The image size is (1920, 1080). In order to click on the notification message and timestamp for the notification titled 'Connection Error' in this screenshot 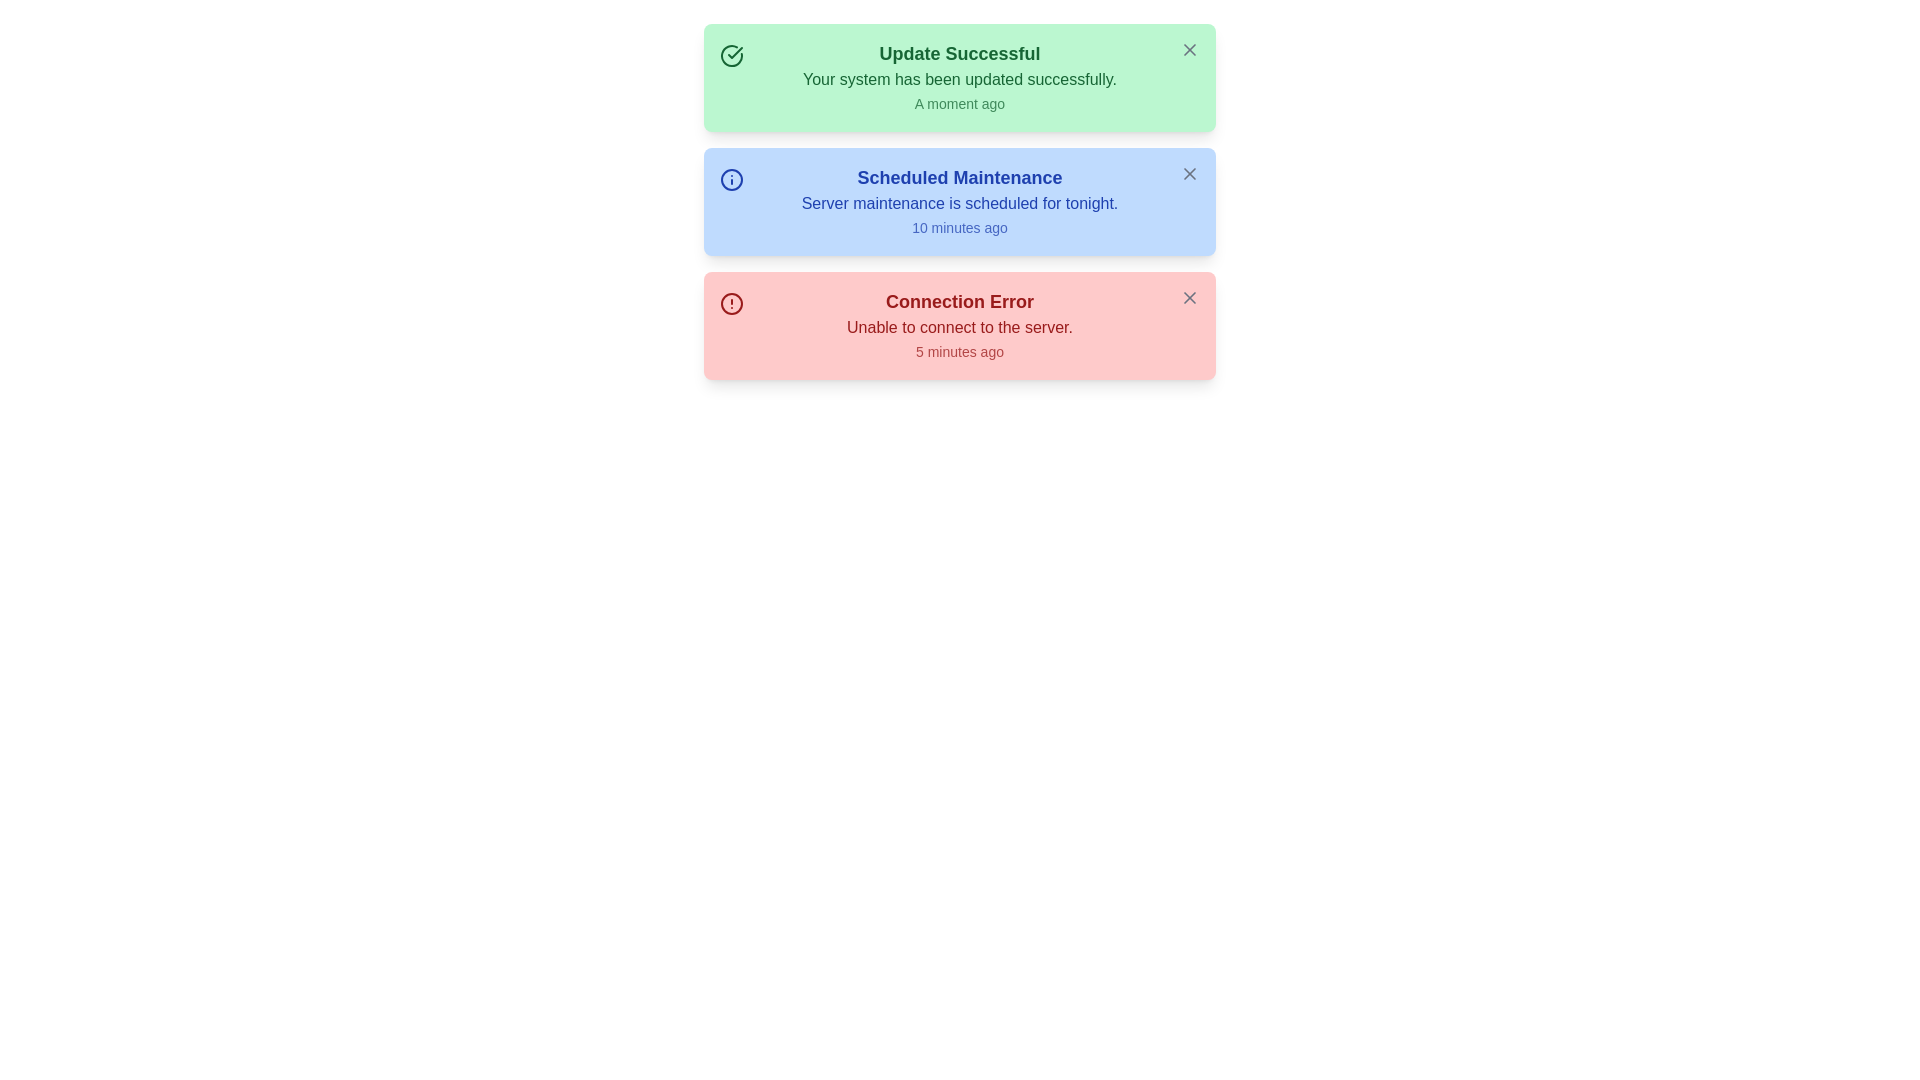, I will do `click(960, 325)`.